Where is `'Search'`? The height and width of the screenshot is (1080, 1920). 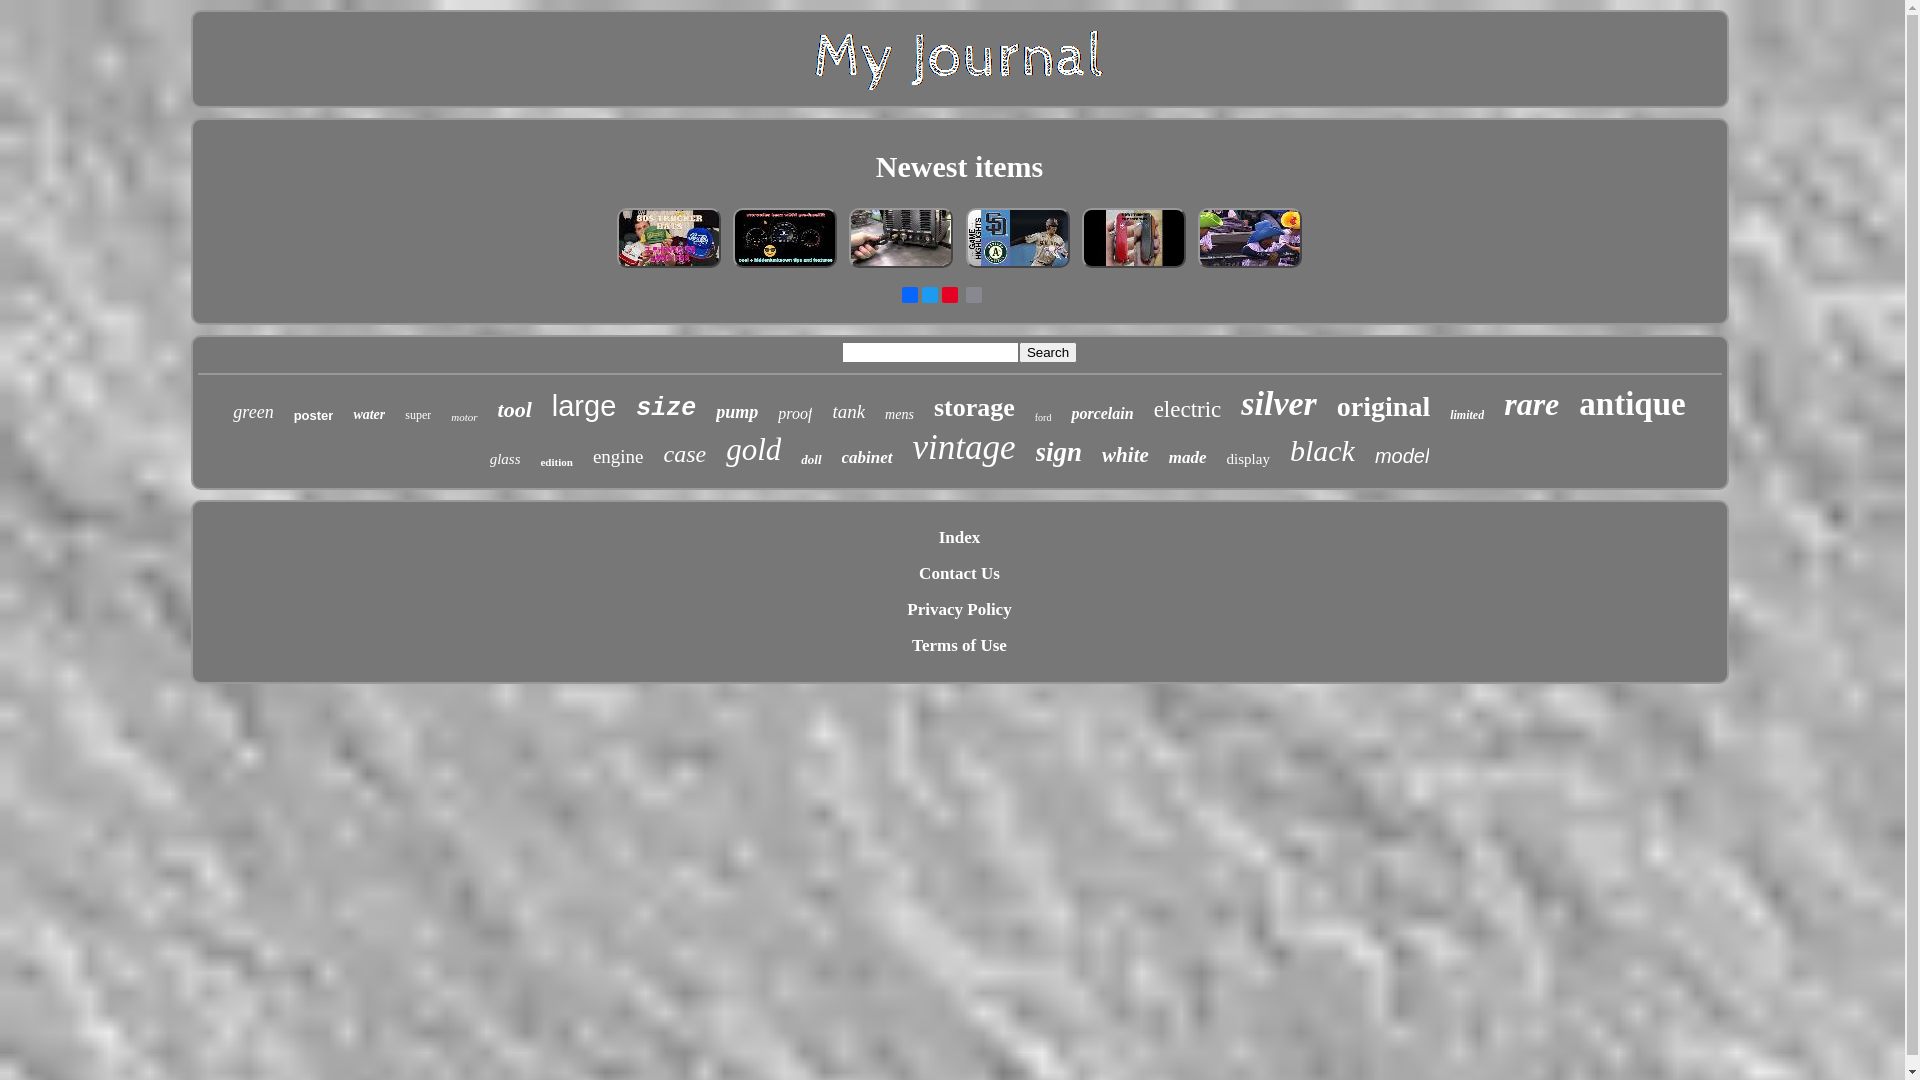
'Search' is located at coordinates (1046, 351).